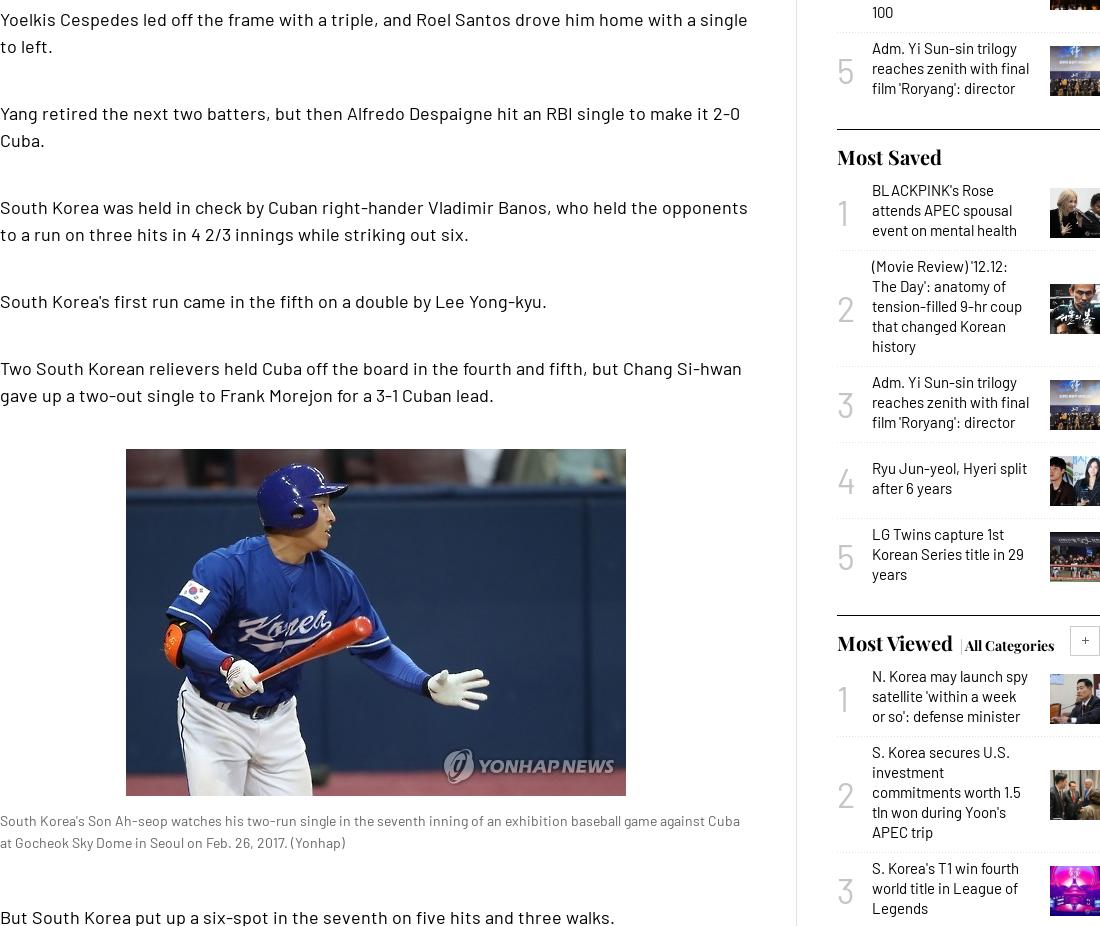  Describe the element at coordinates (370, 831) in the screenshot. I see `'South Korea's Son Ah-seop watches his two-run single in the seventh inning of an exhibition baseball game against Cuba at Gocheok Sky Dome in Seoul on Feb. 26, 2017. (Yonhap)'` at that location.